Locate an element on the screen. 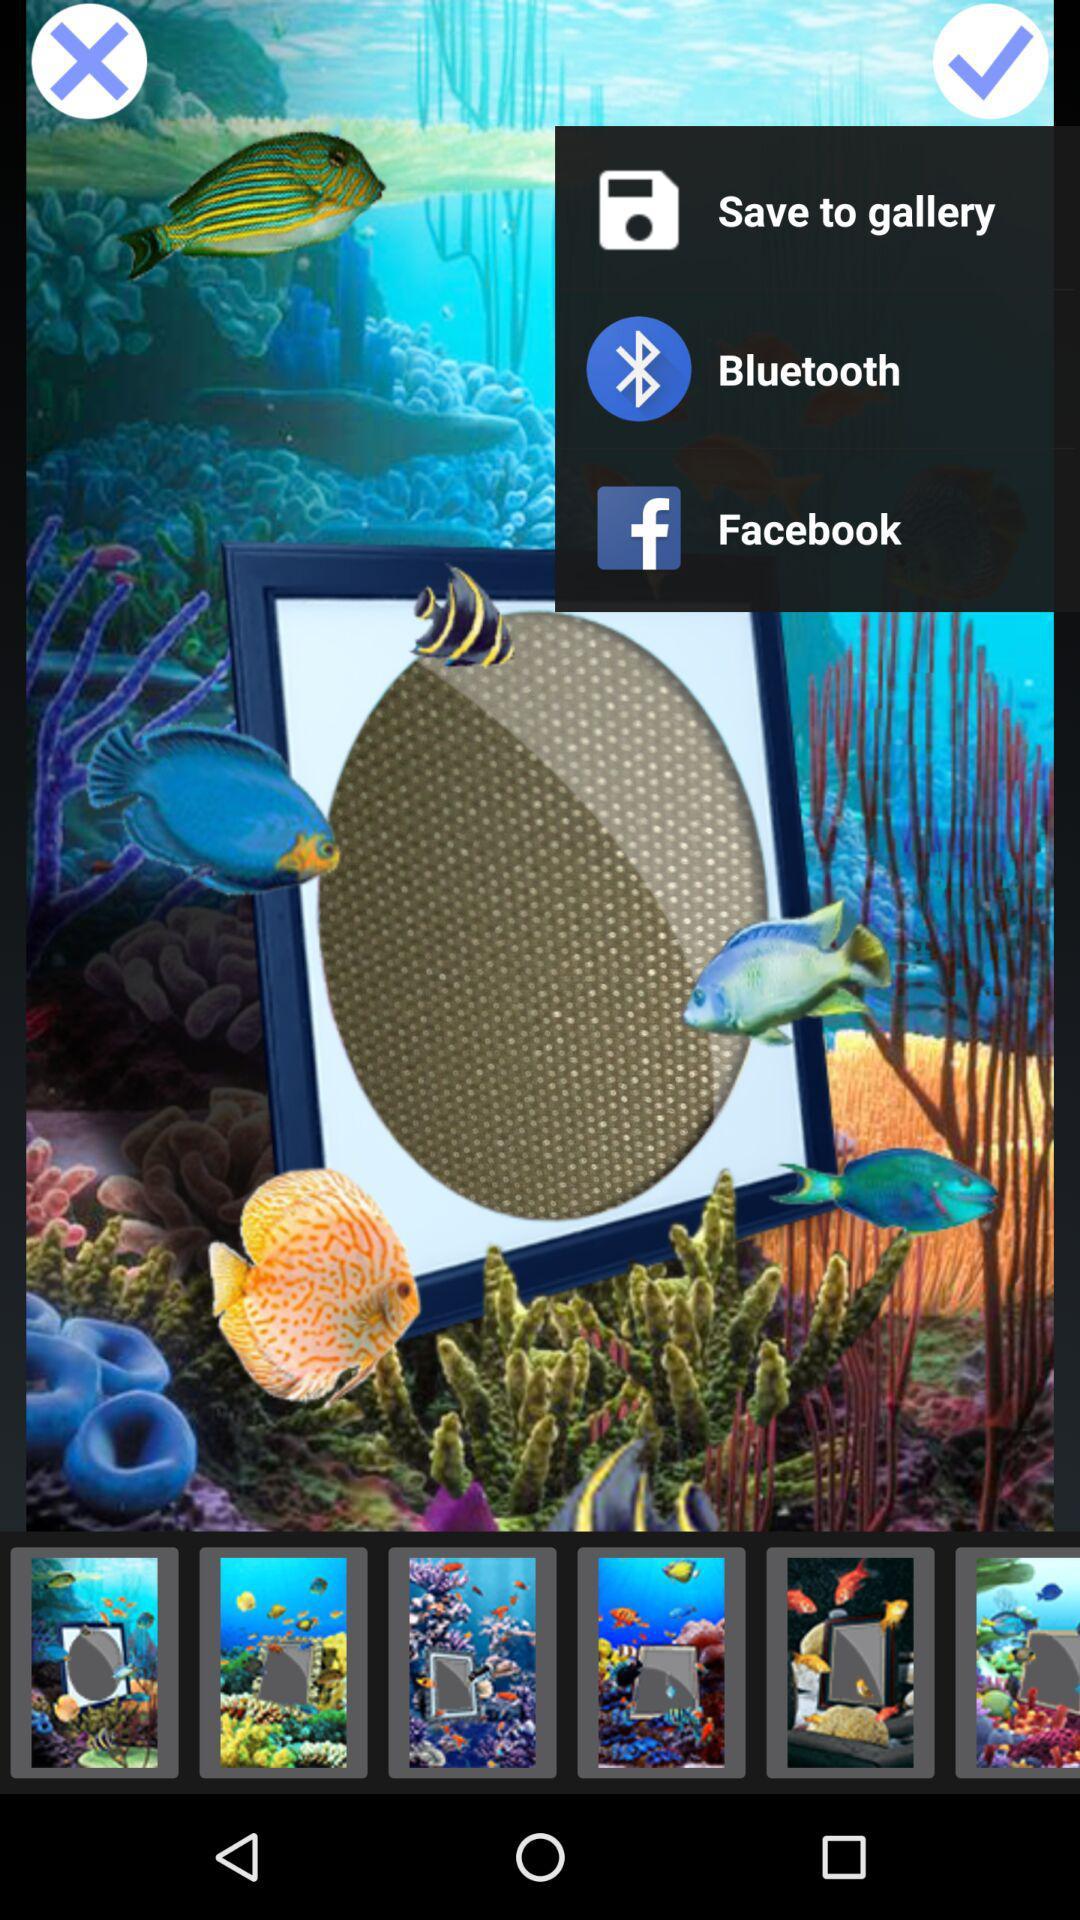 The image size is (1080, 1920). option\ is located at coordinates (1012, 1662).